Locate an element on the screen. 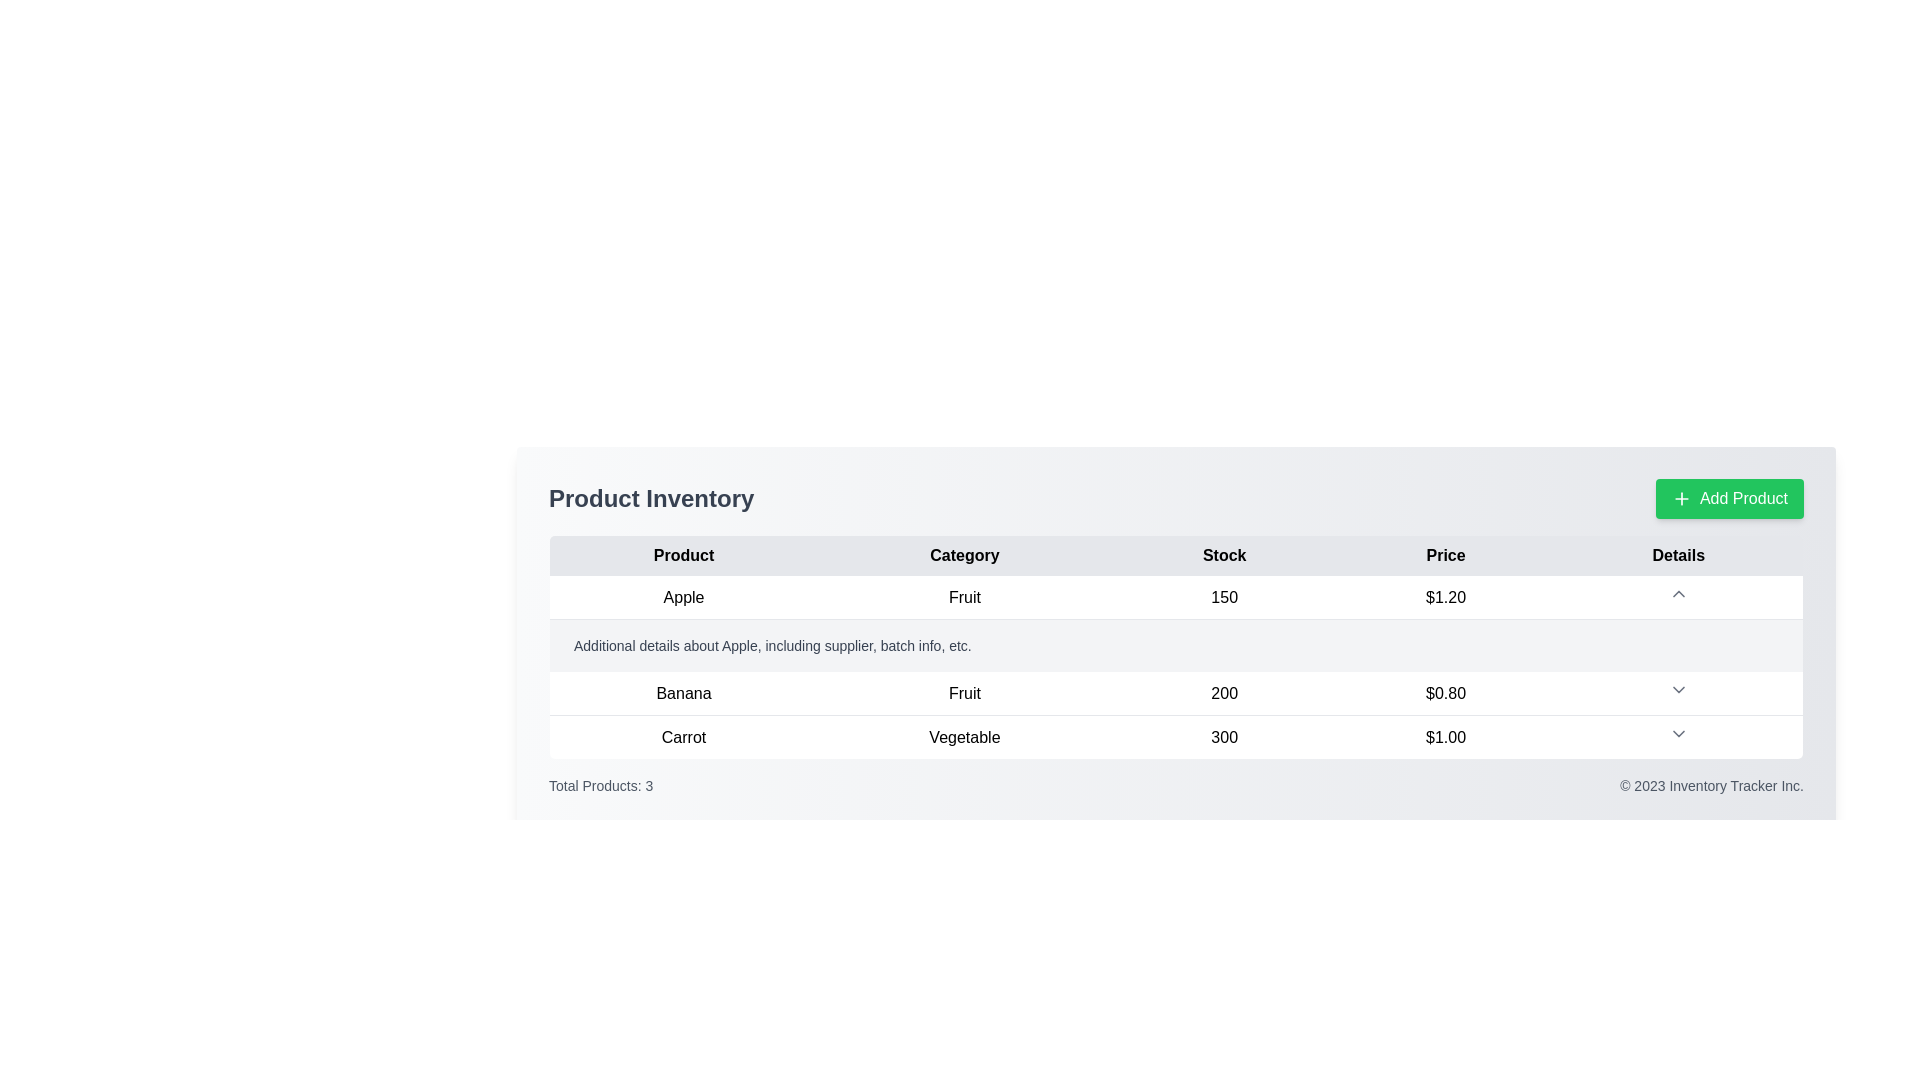 Image resolution: width=1920 pixels, height=1080 pixels. the downward-facing chevron button in the details column of the third row (Carrot) in the table is located at coordinates (1678, 733).